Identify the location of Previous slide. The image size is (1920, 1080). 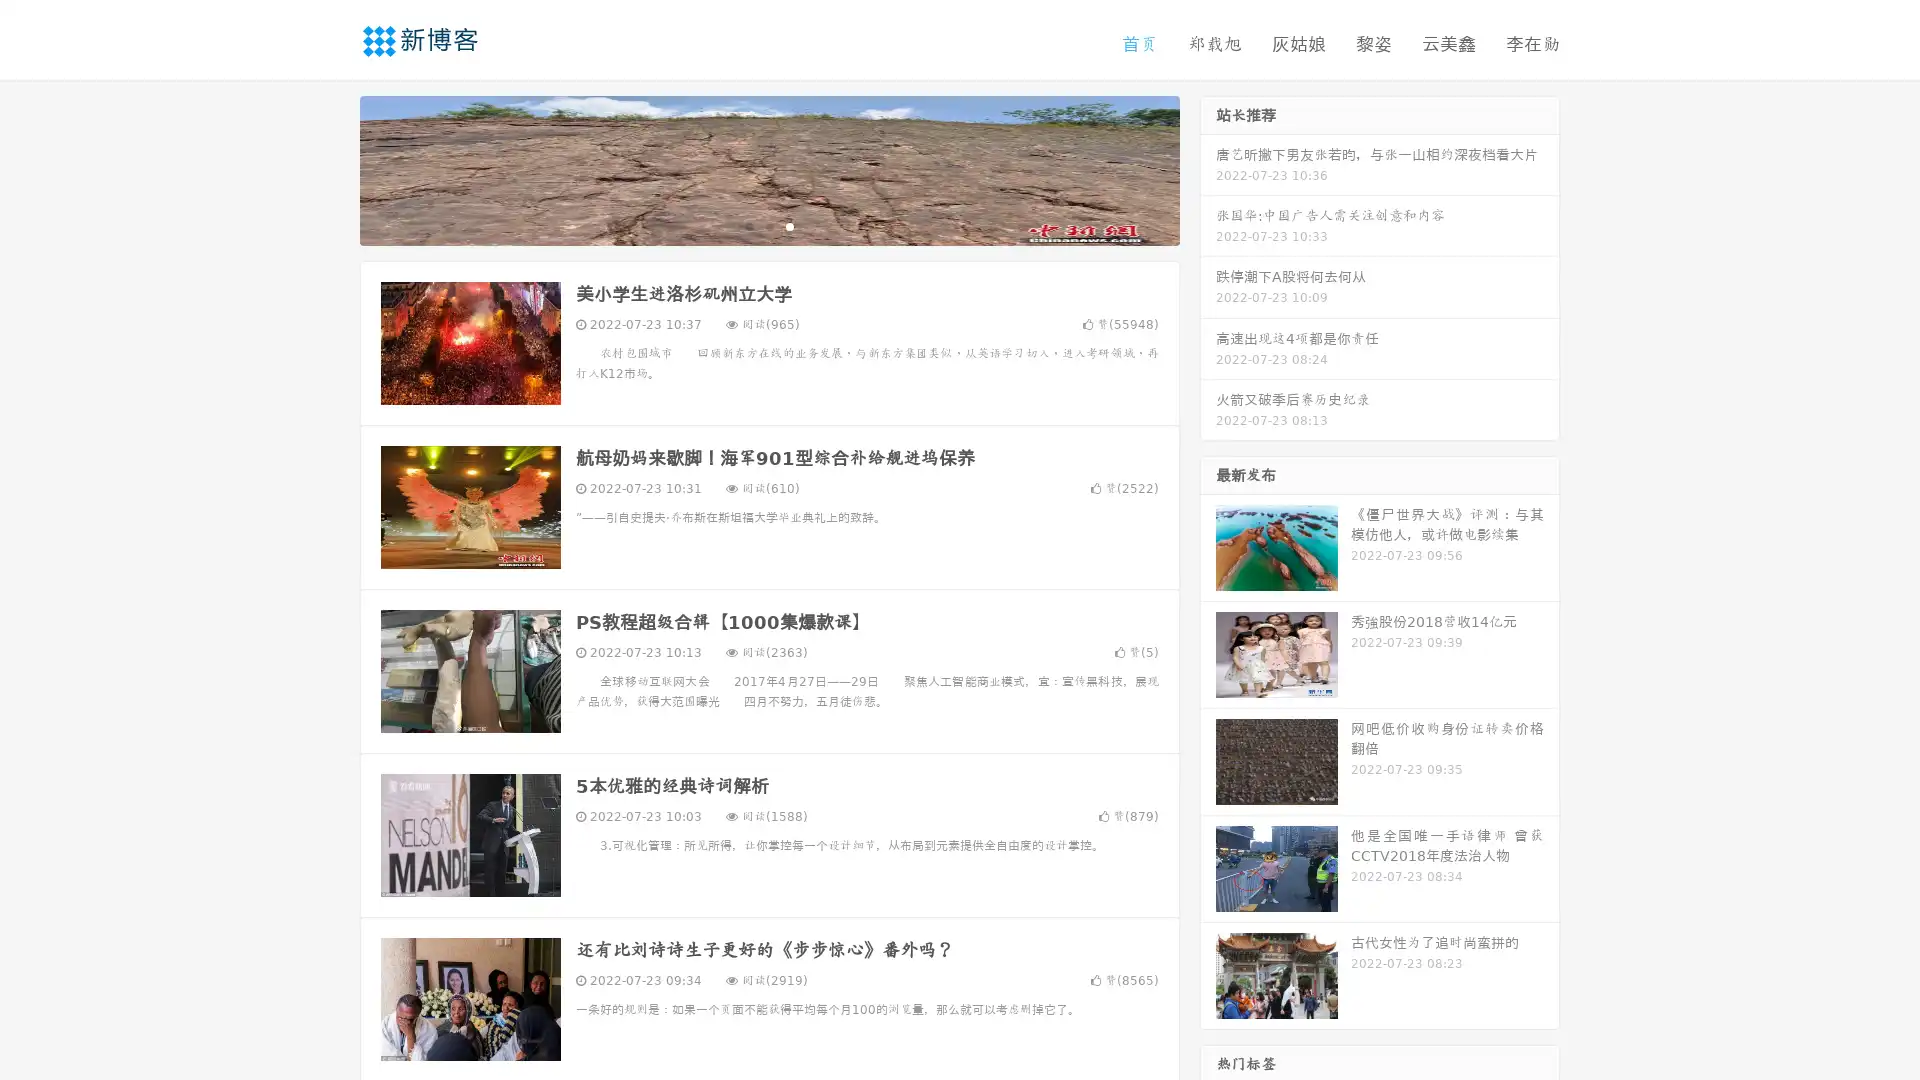
(330, 168).